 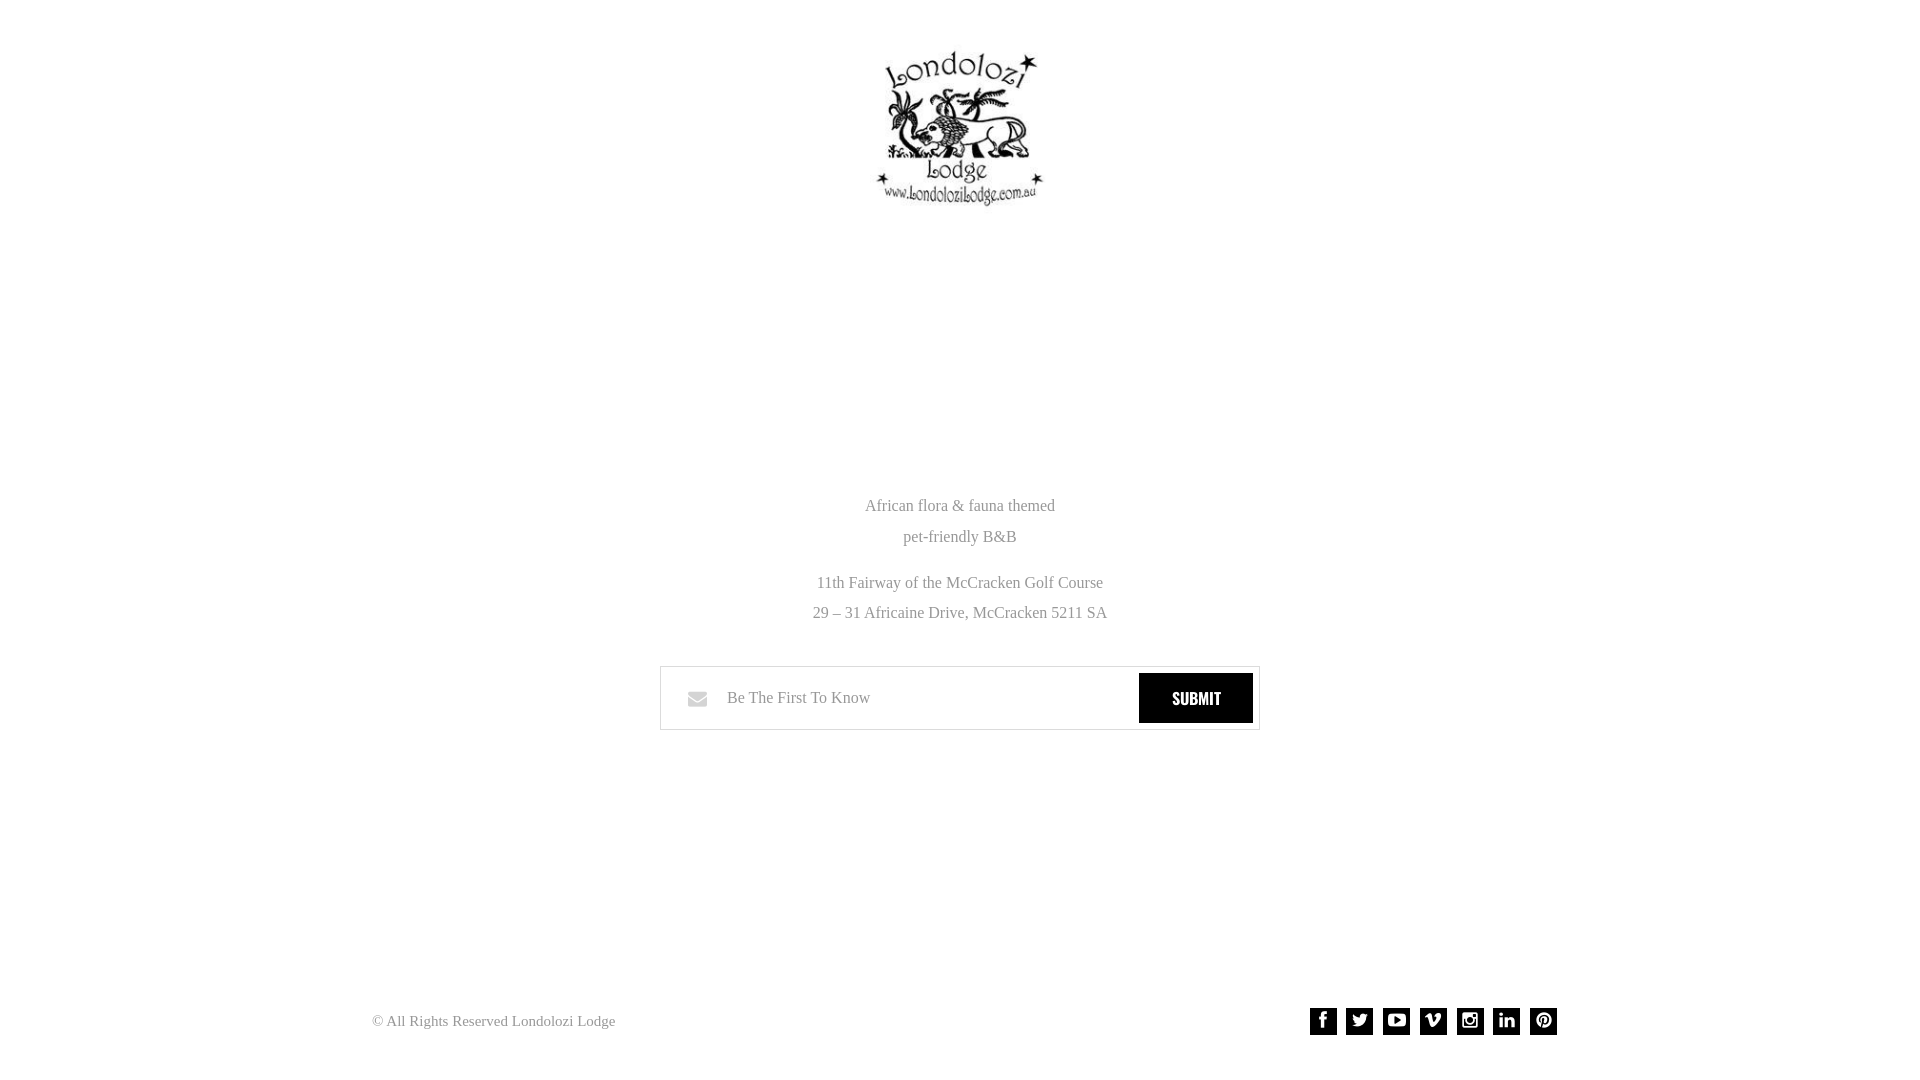 What do you see at coordinates (1195, 697) in the screenshot?
I see `'SUBMIT'` at bounding box center [1195, 697].